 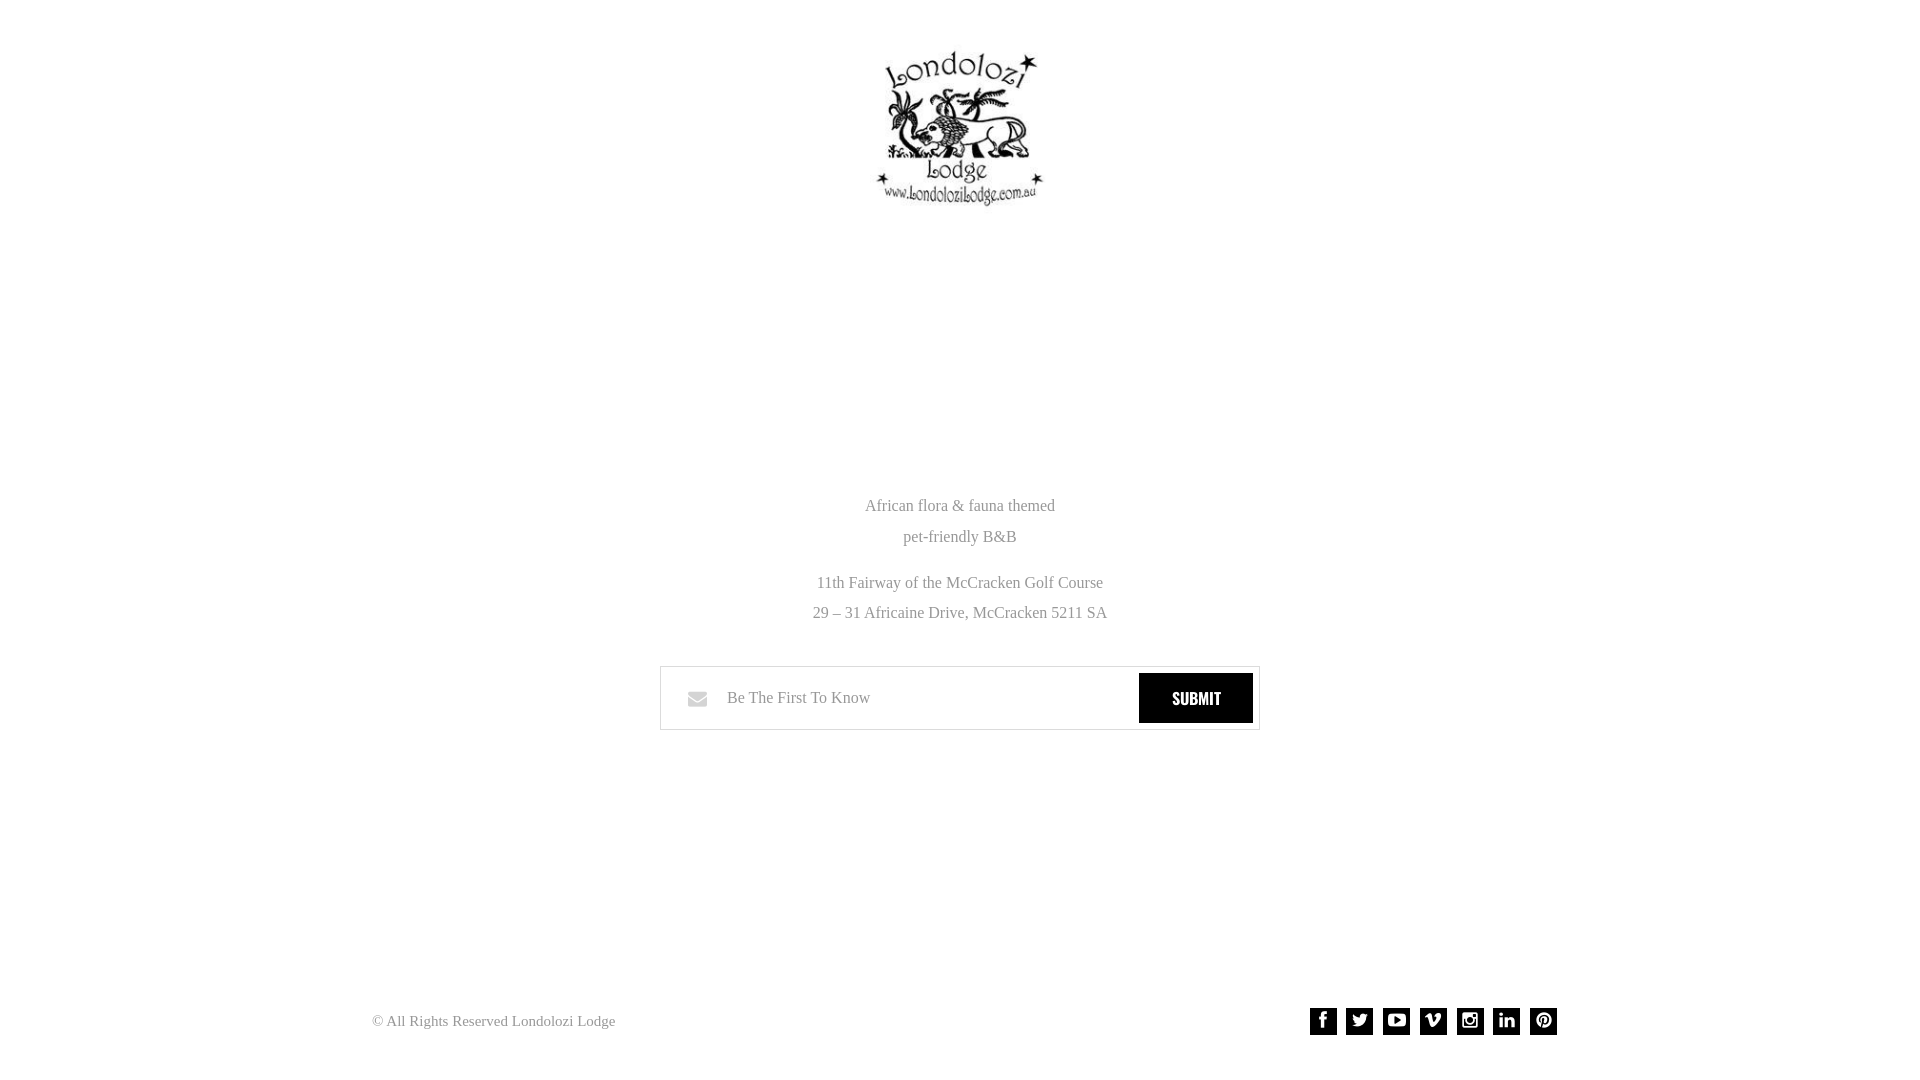 What do you see at coordinates (1195, 697) in the screenshot?
I see `'SUBMIT'` at bounding box center [1195, 697].